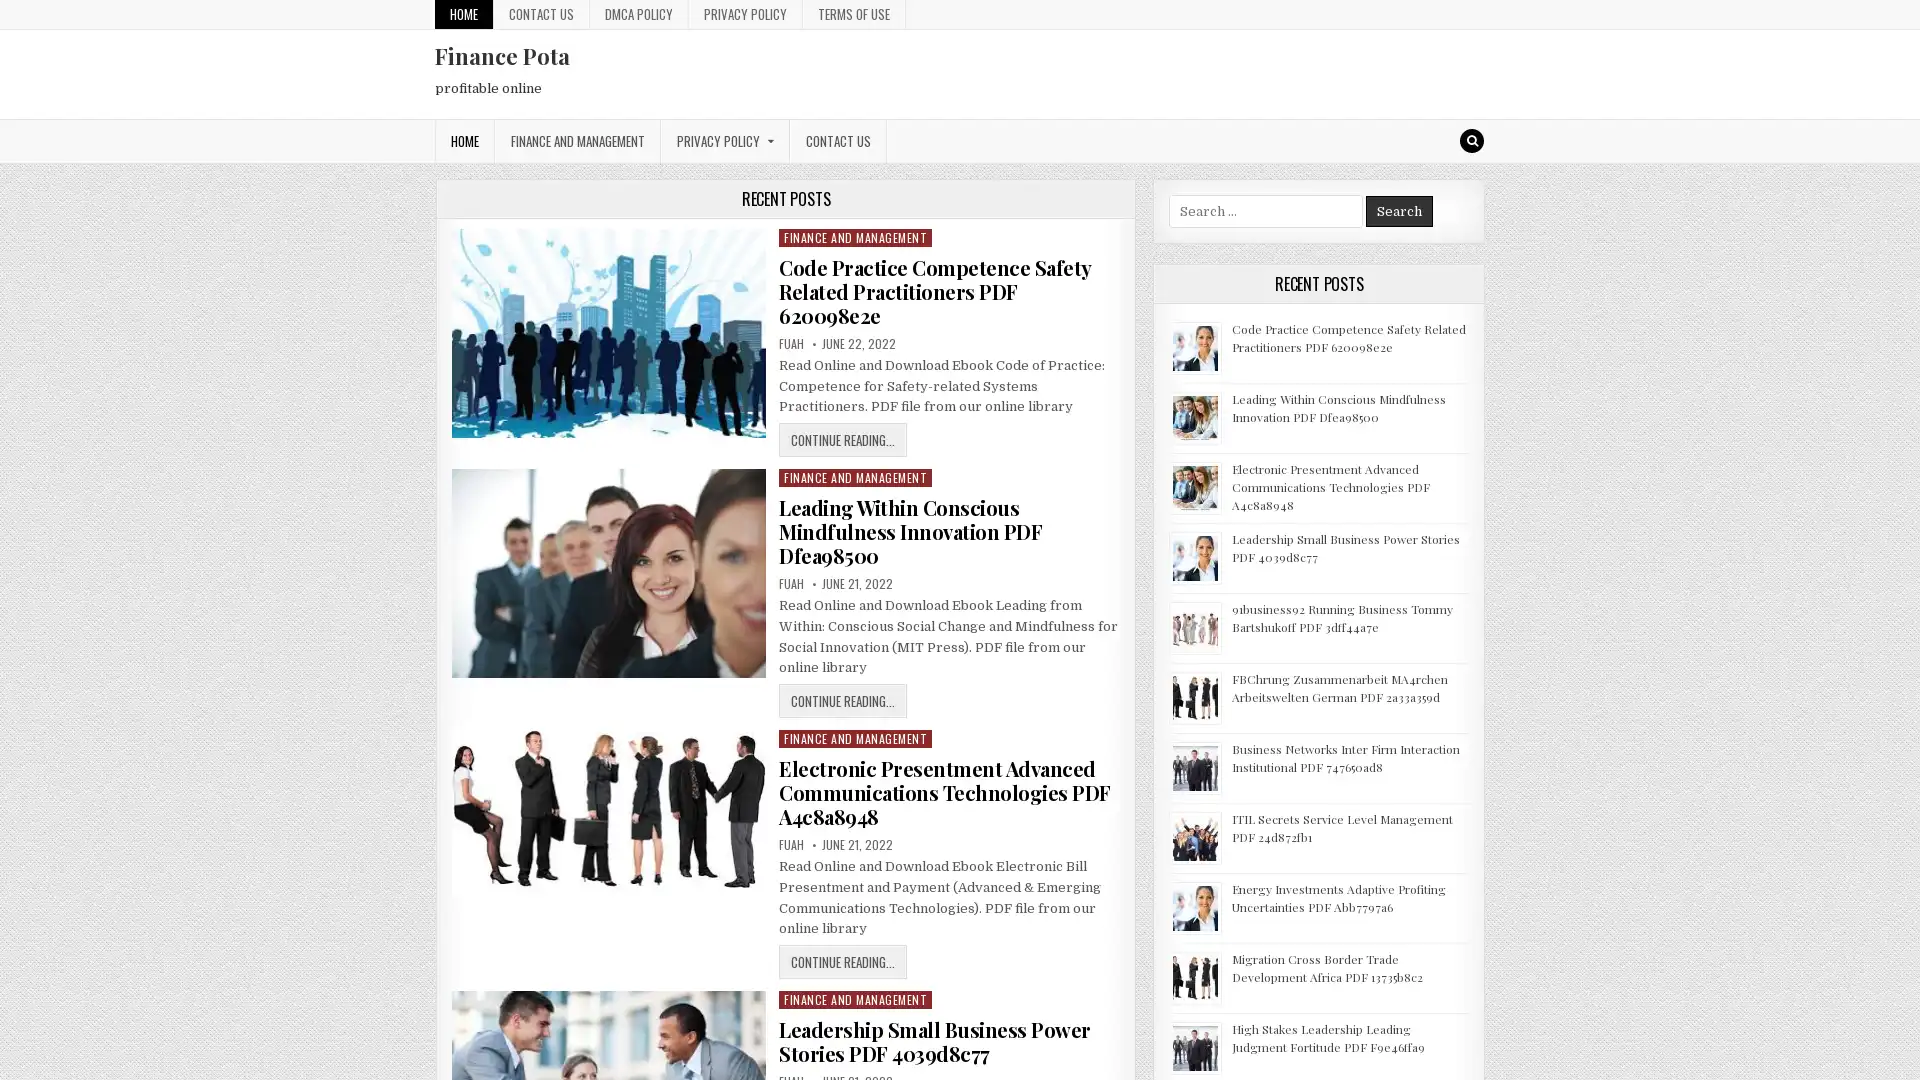  I want to click on Search, so click(1398, 211).